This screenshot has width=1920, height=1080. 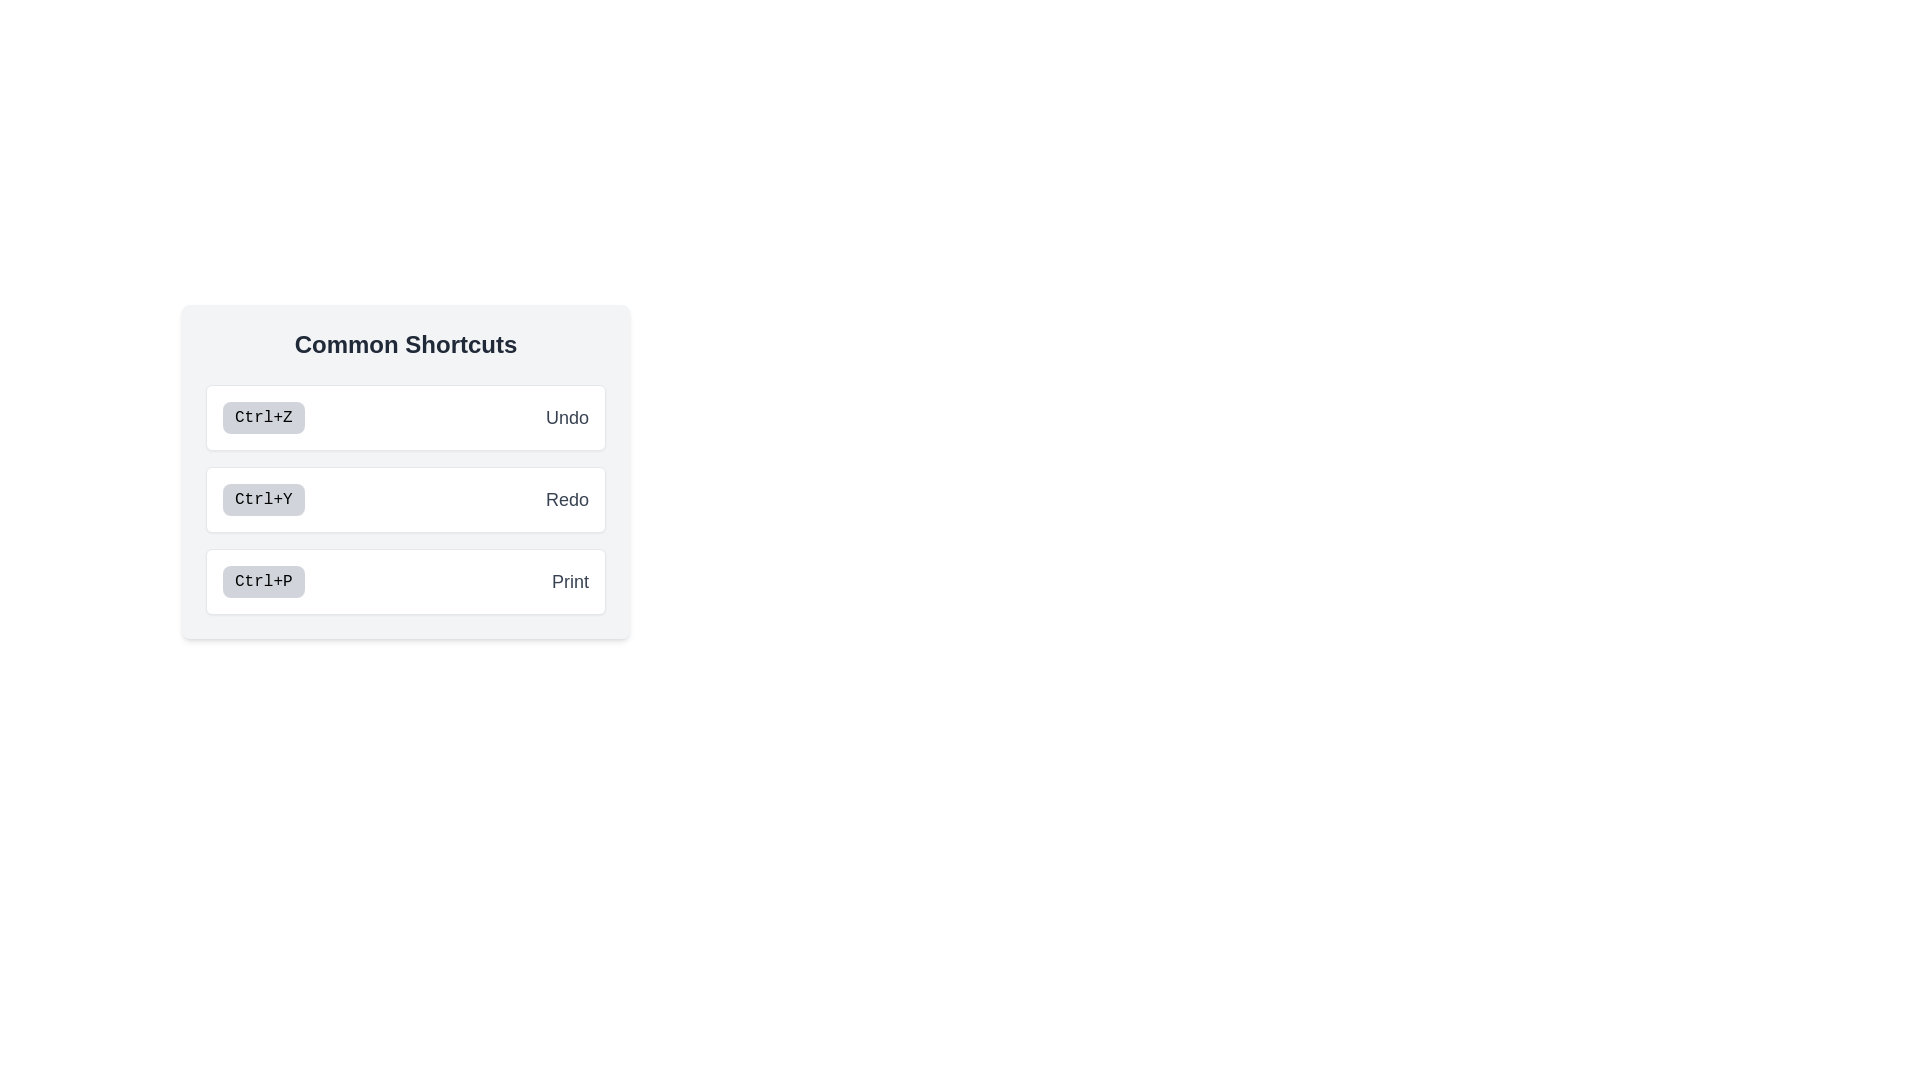 What do you see at coordinates (566, 499) in the screenshot?
I see `the label displaying 'Redo' which is aligned to the right side next to 'Ctrl+Y' in the middle row of the 'Common Shortcuts' list` at bounding box center [566, 499].